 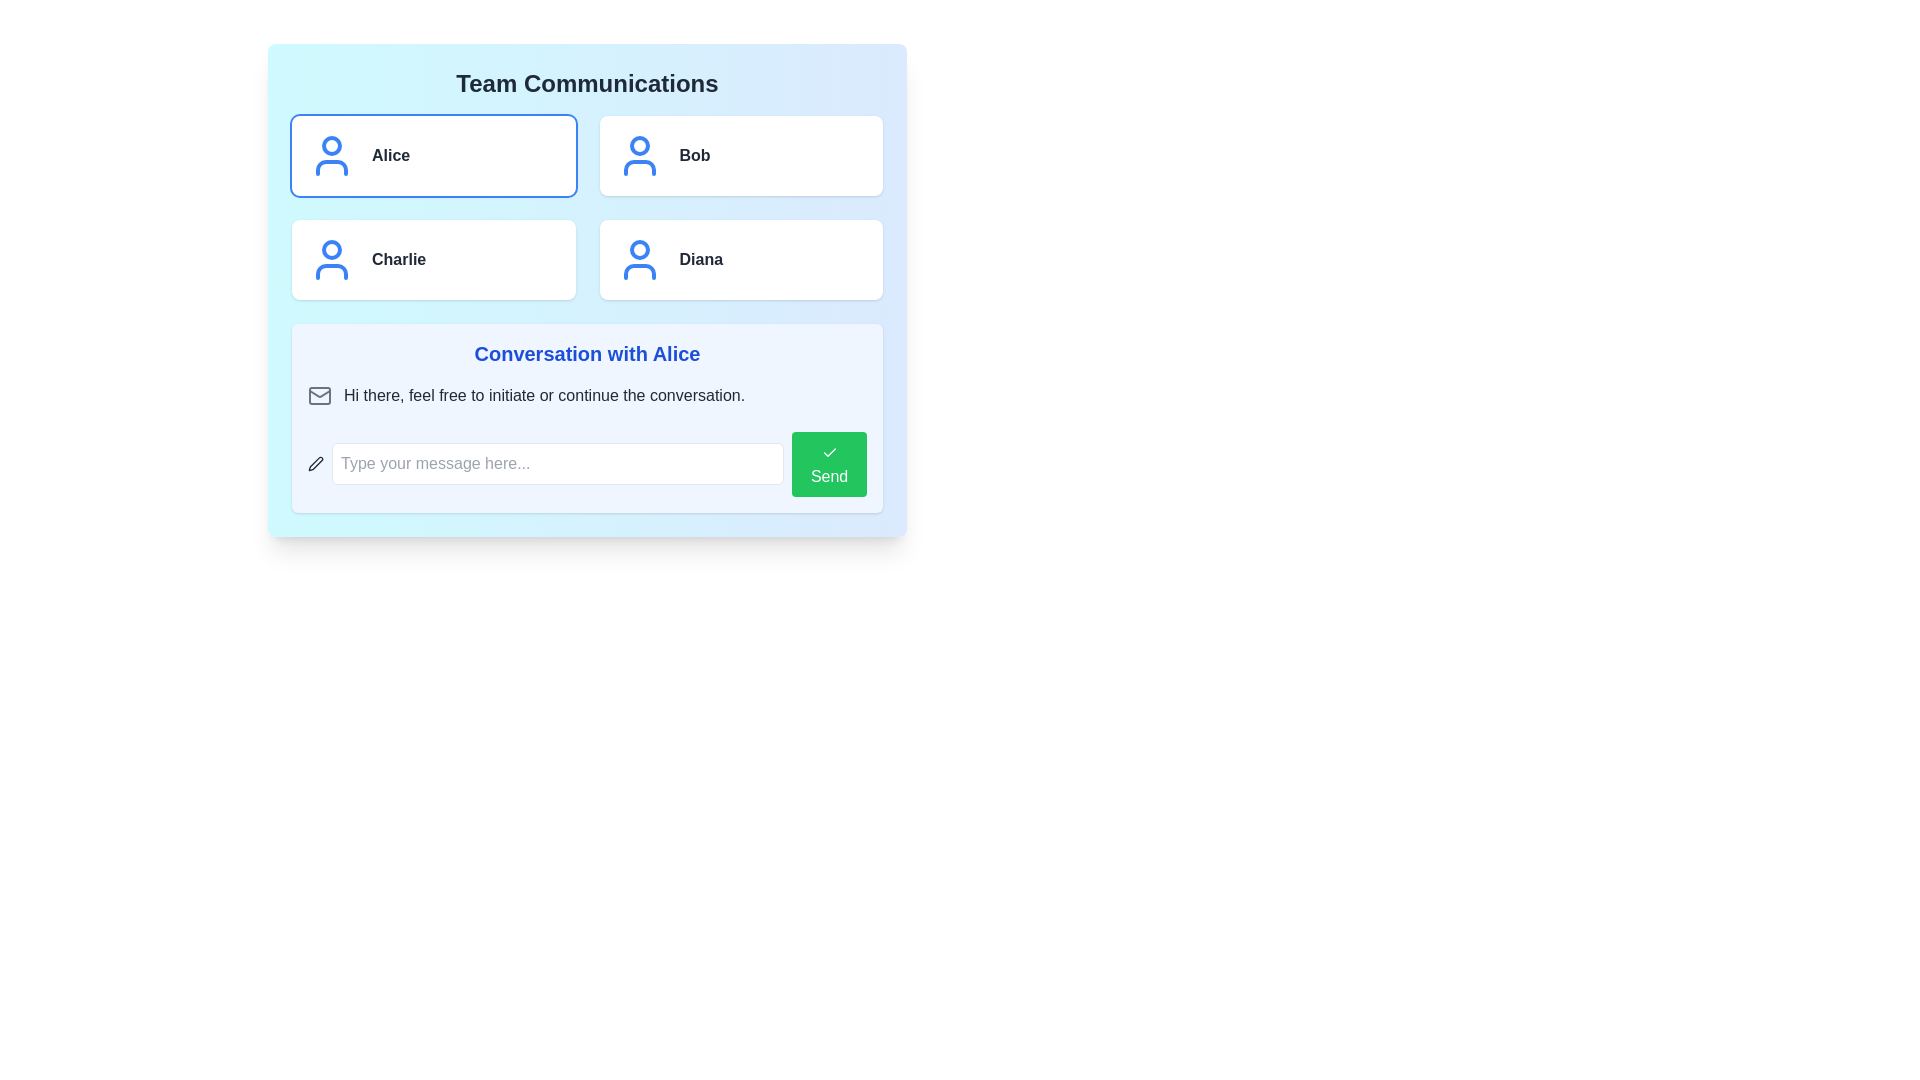 What do you see at coordinates (331, 145) in the screenshot?
I see `the small circular Decorative indicator located at the top-center of the blue user icon associated with the 'Alice' button` at bounding box center [331, 145].